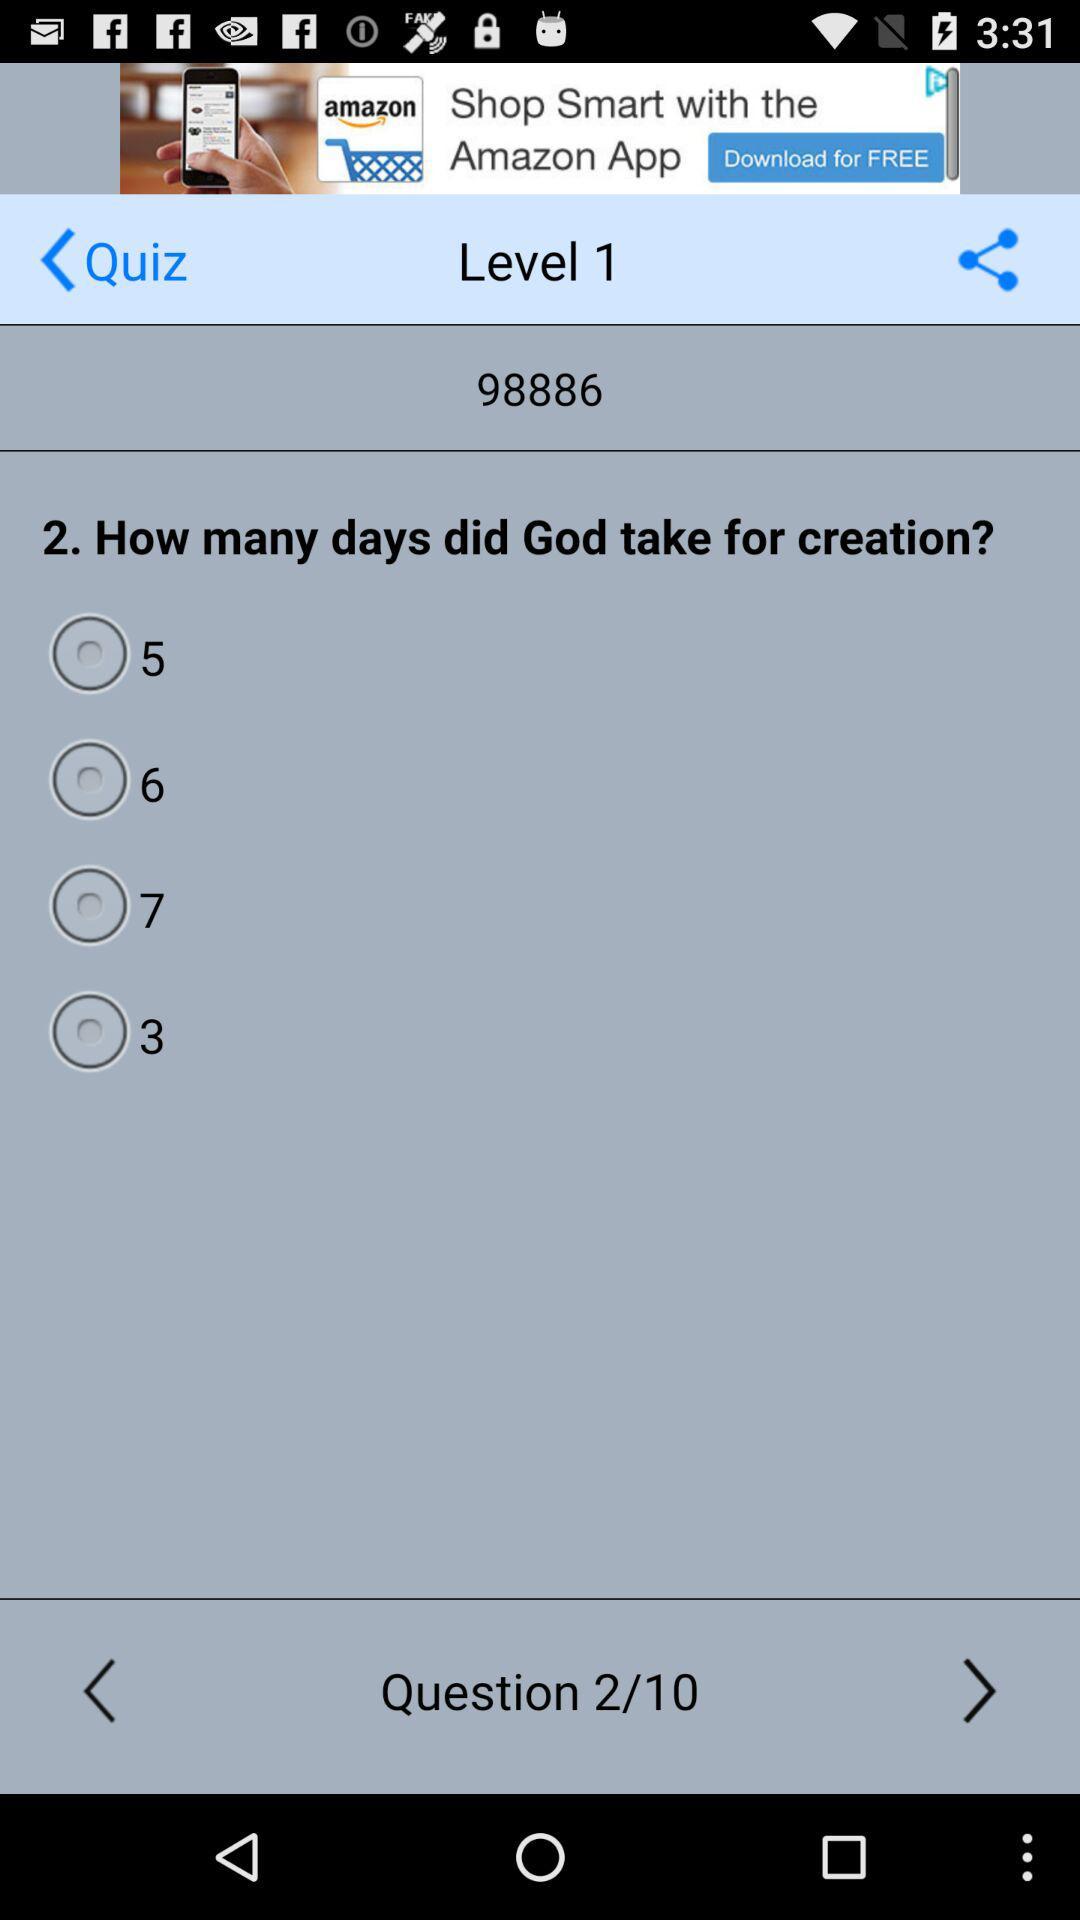 This screenshot has height=1920, width=1080. What do you see at coordinates (56, 258) in the screenshot?
I see `go back` at bounding box center [56, 258].